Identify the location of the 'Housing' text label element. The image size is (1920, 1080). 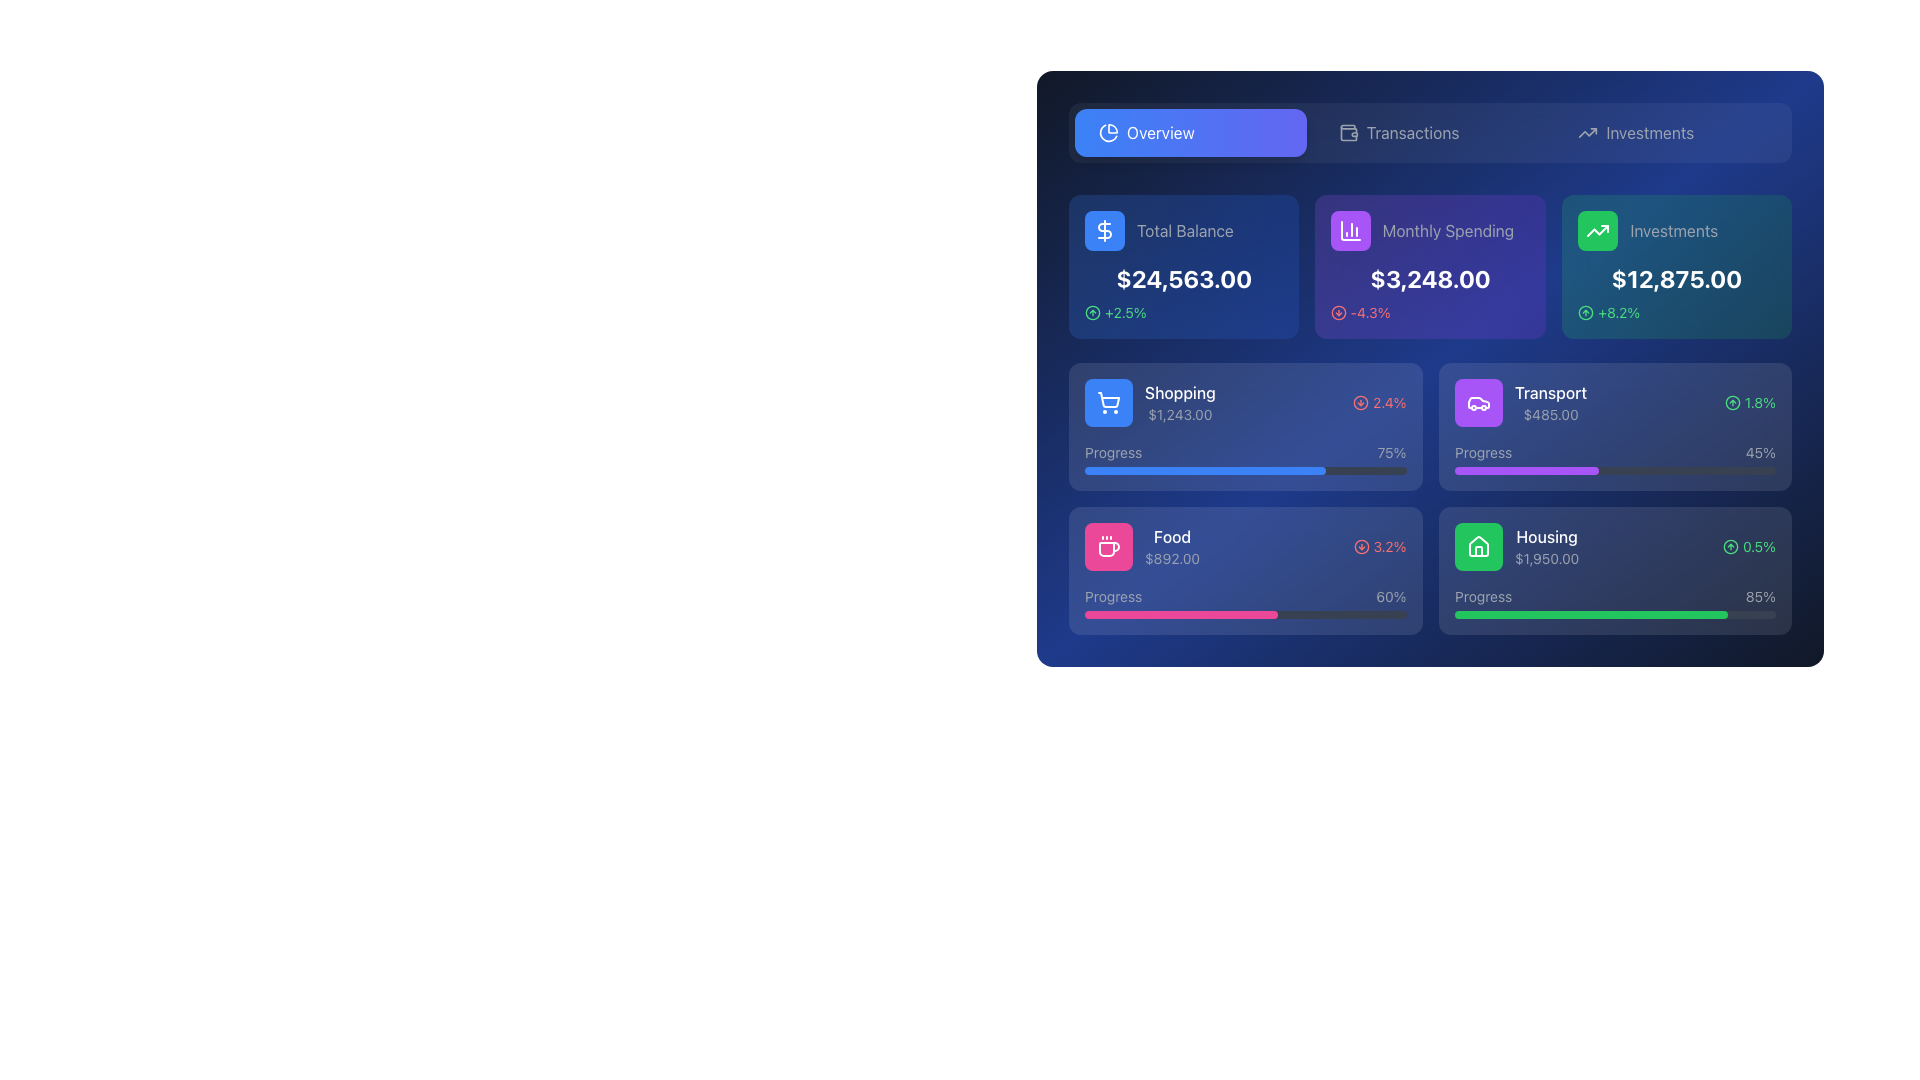
(1545, 535).